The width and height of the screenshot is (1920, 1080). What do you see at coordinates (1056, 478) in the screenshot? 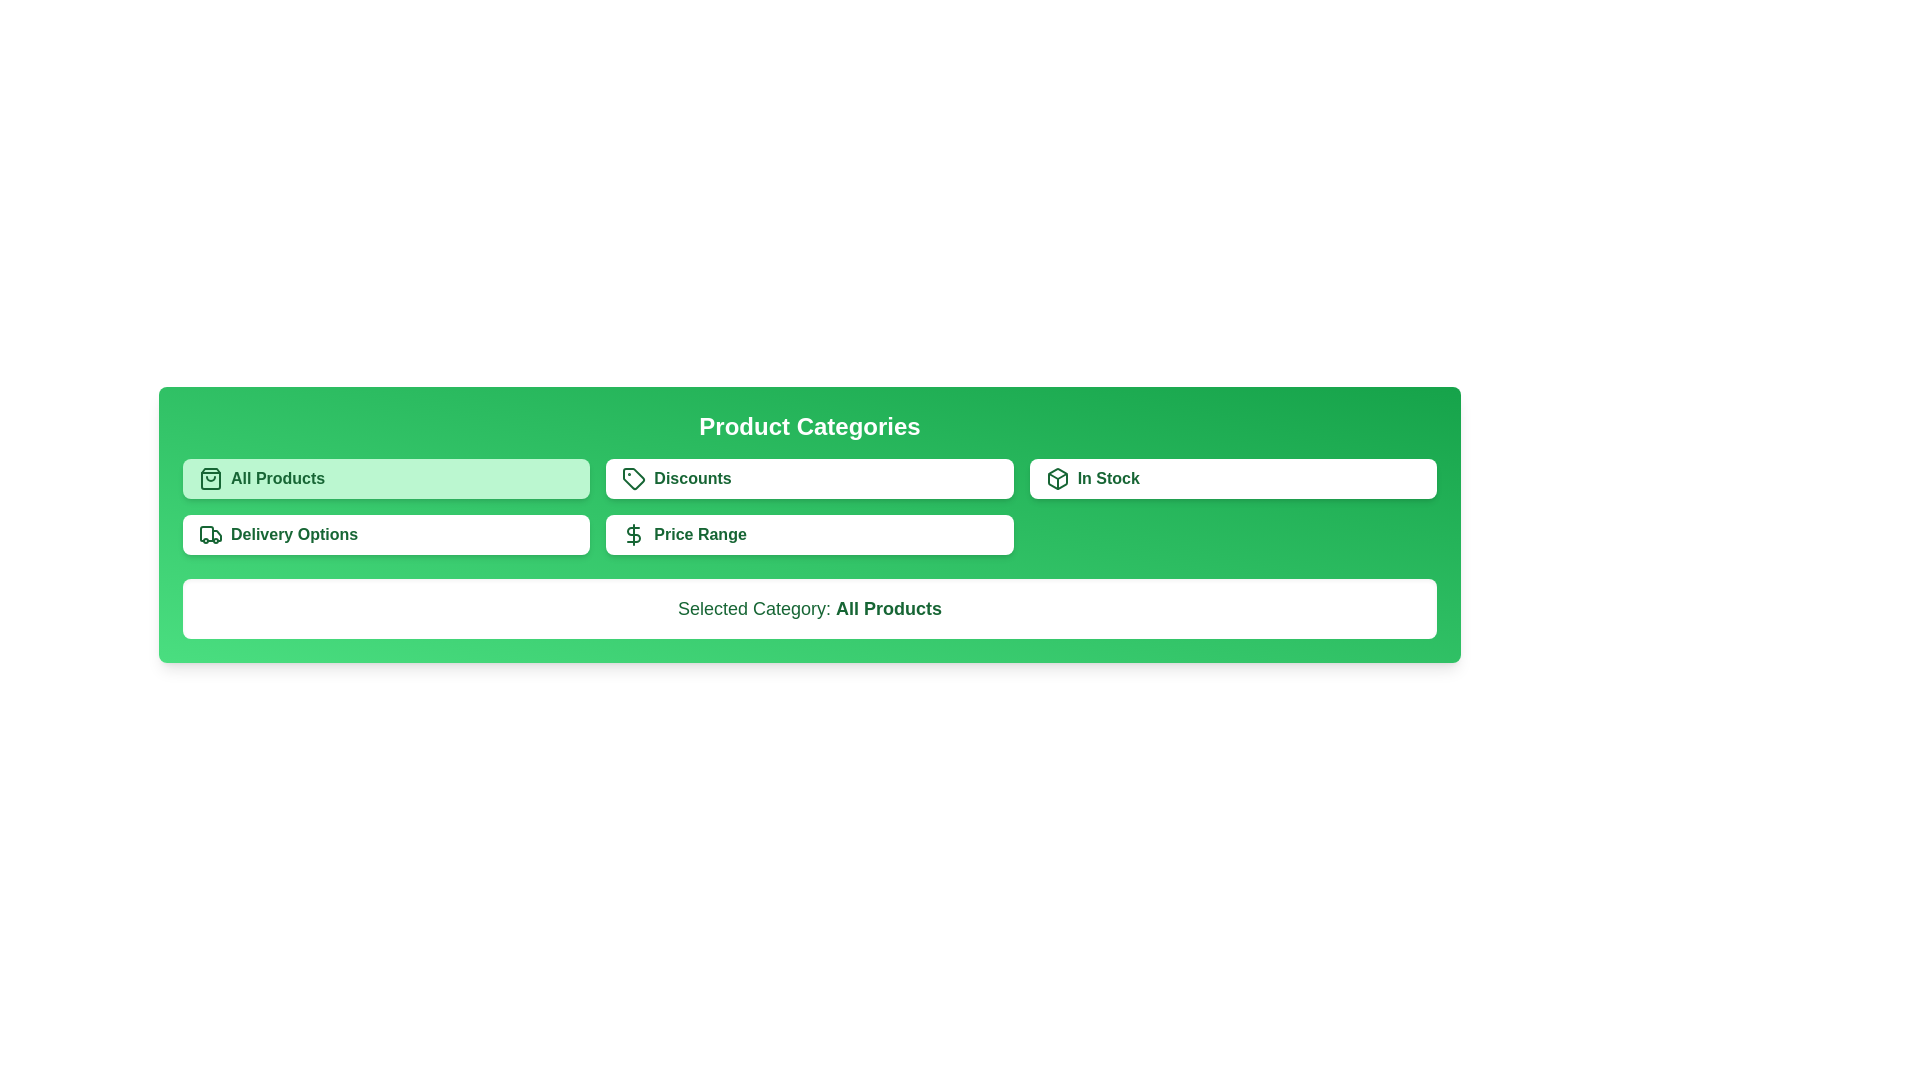
I see `the 'In Stock' icon located in the top right portion of the 'Product Categories' section within the SVG component` at bounding box center [1056, 478].